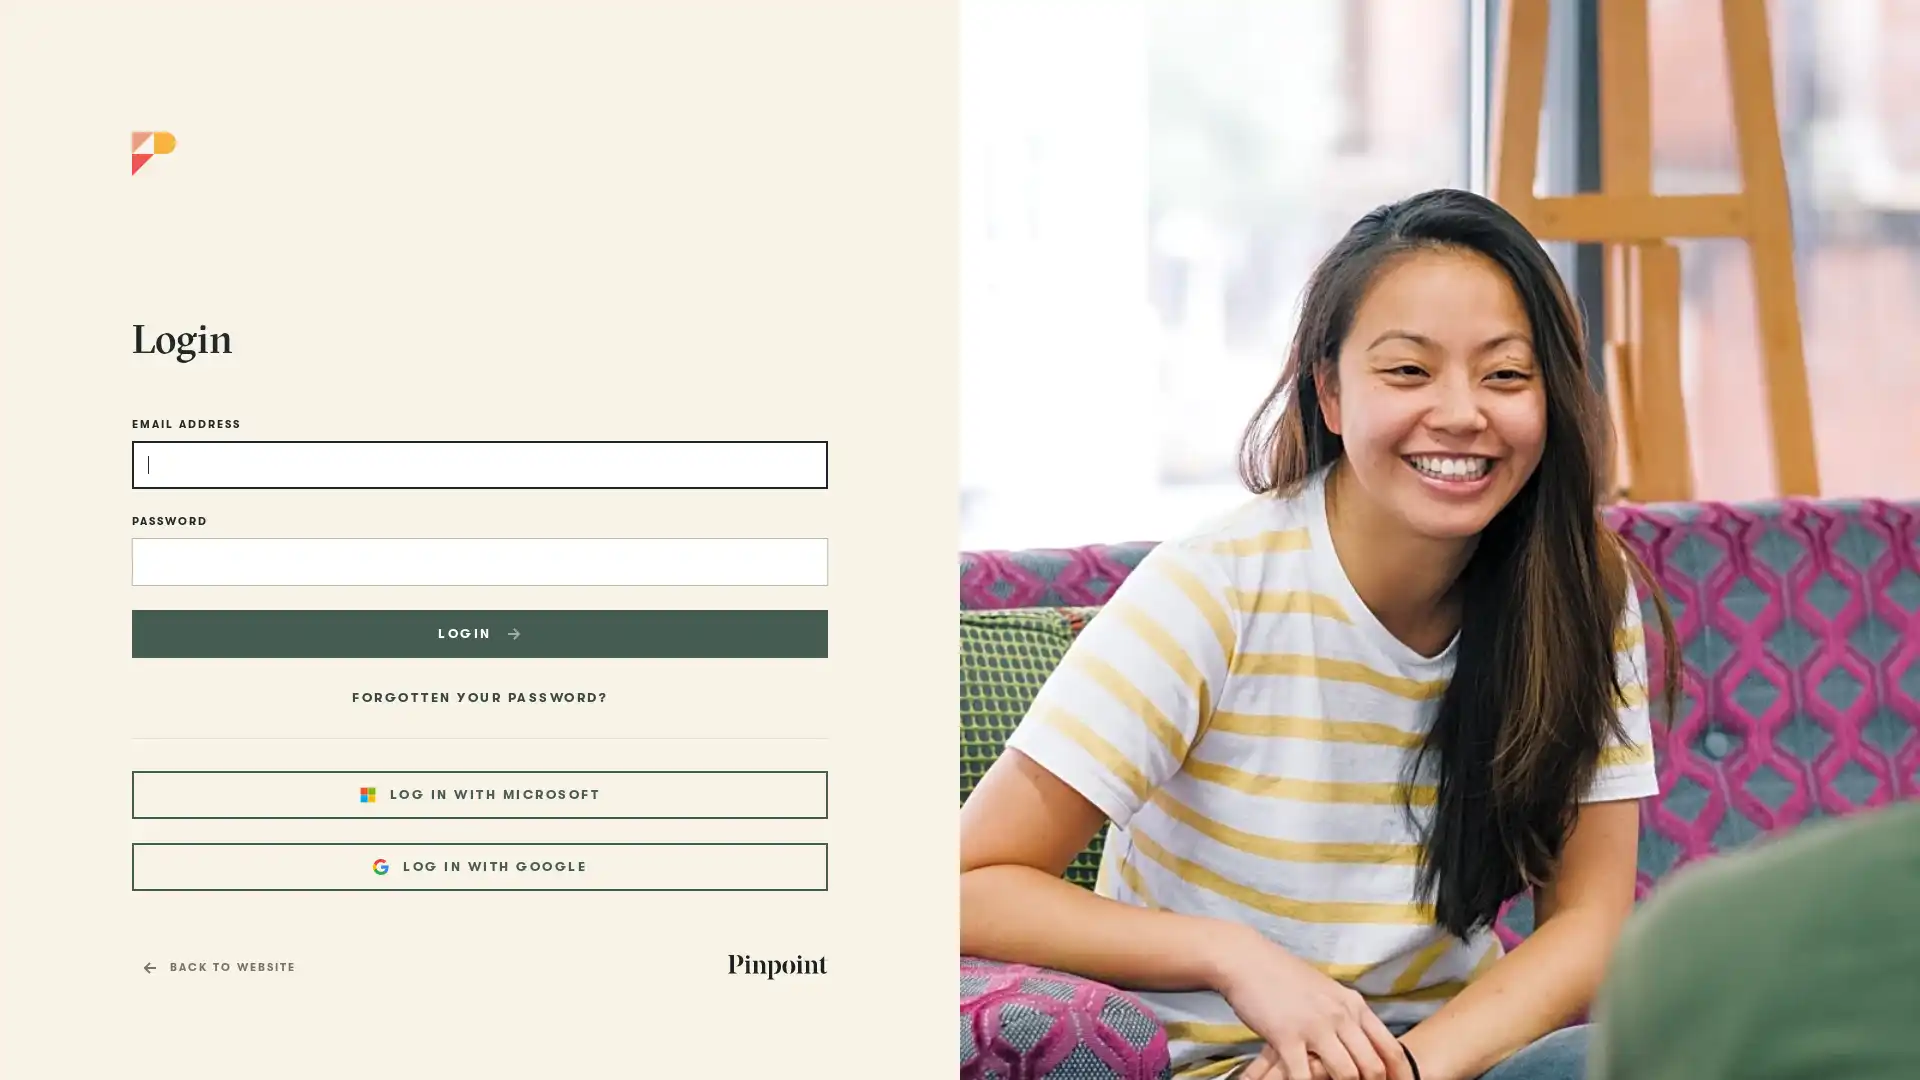 Image resolution: width=1920 pixels, height=1080 pixels. Describe the element at coordinates (478, 697) in the screenshot. I see `FORGOTTEN YOUR PASSWORD?` at that location.